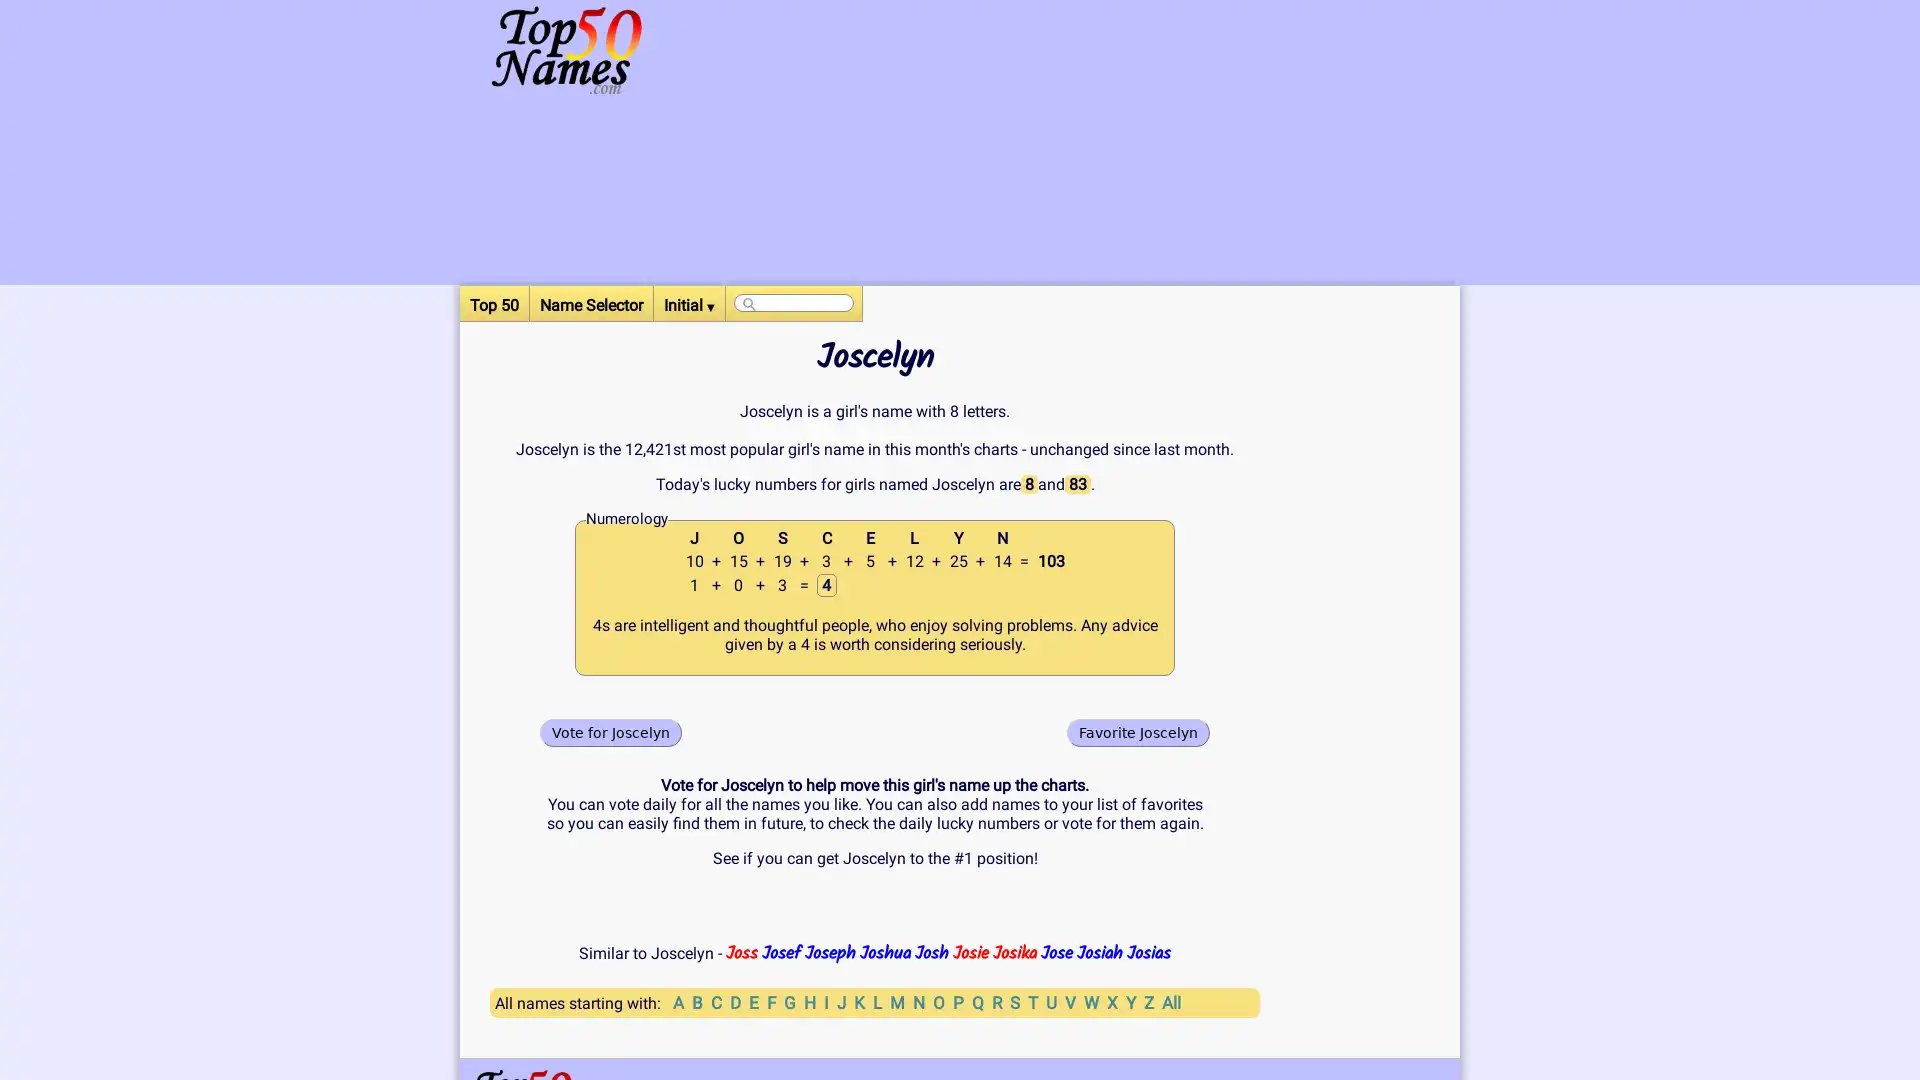  Describe the element at coordinates (609, 732) in the screenshot. I see `Vote for Joscelyn` at that location.